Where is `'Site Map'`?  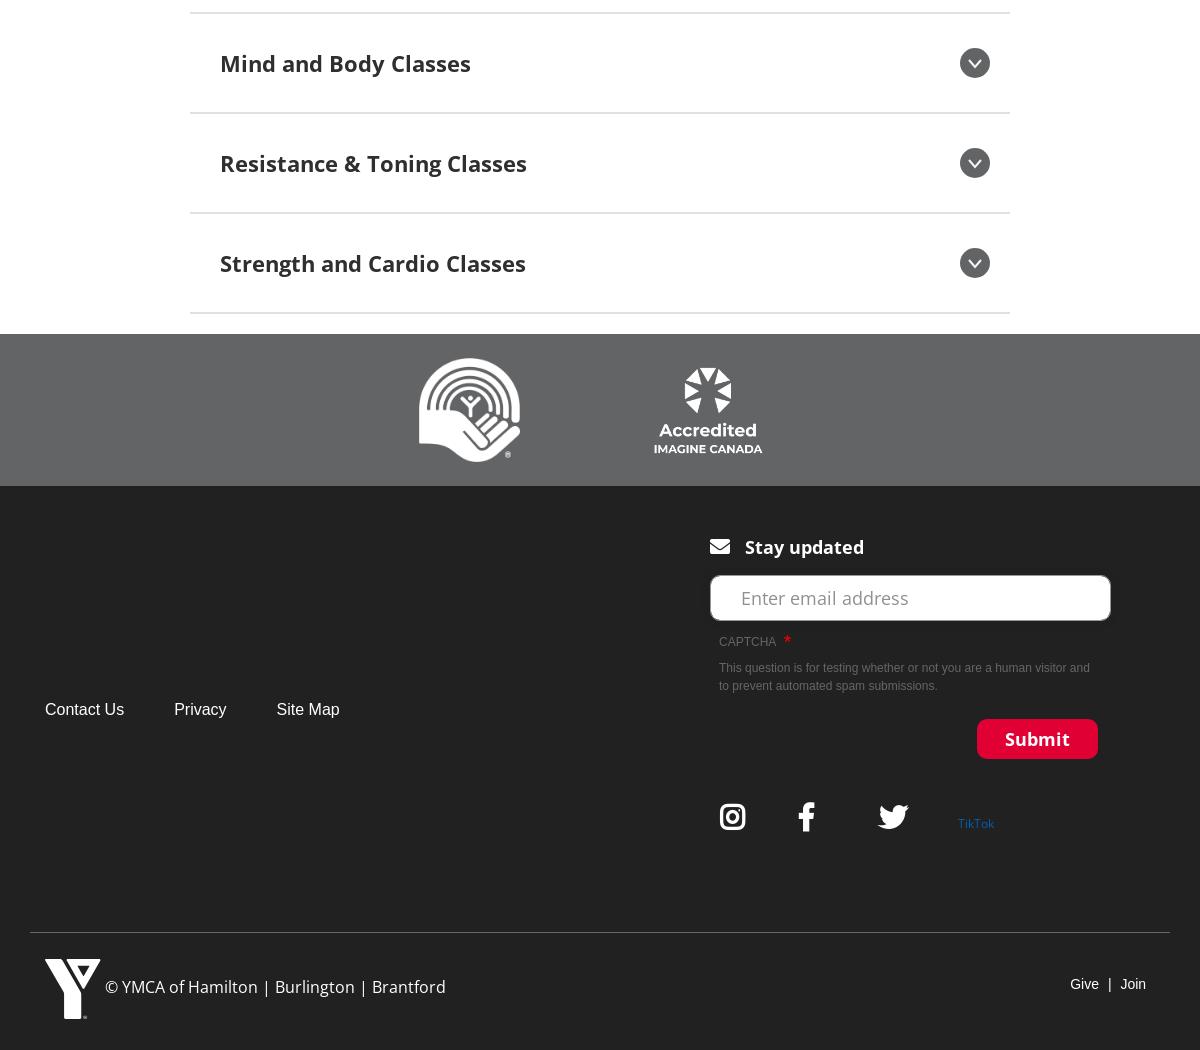
'Site Map' is located at coordinates (307, 708).